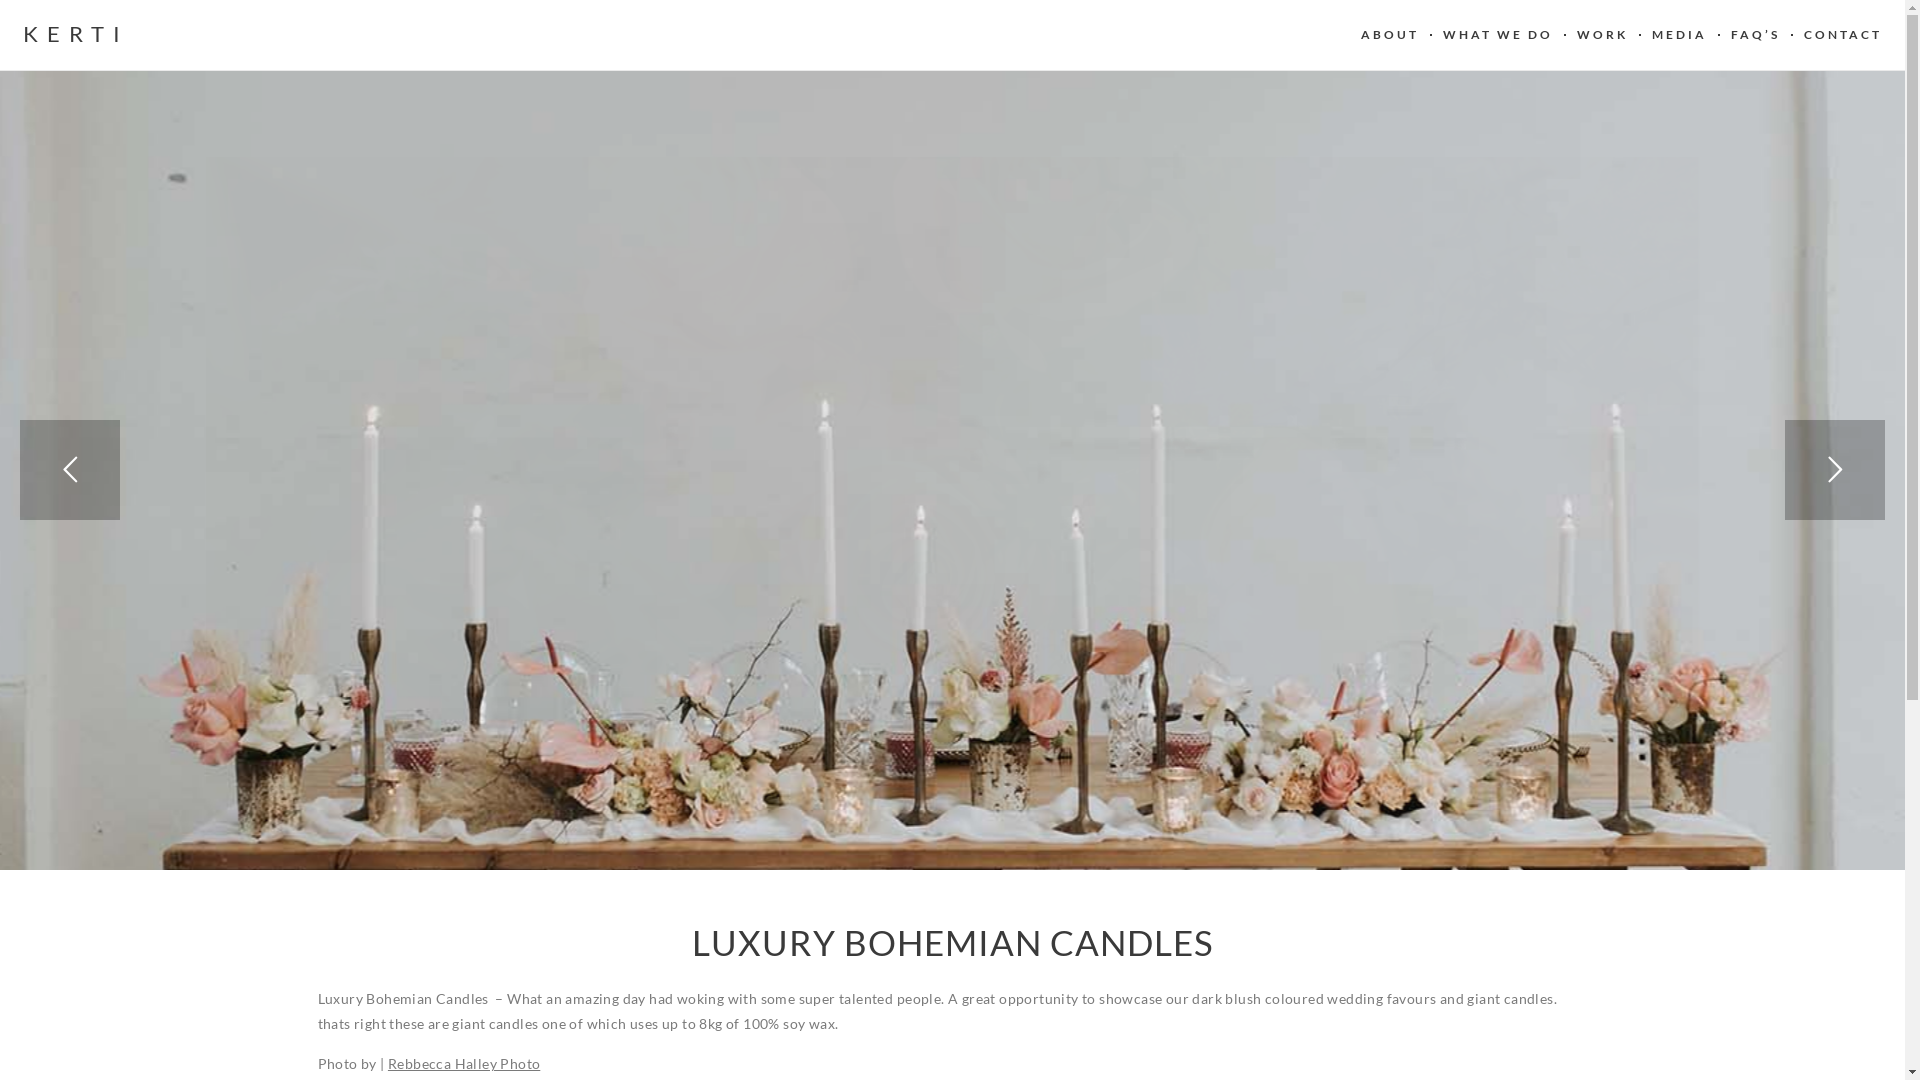 The height and width of the screenshot is (1080, 1920). Describe the element at coordinates (463, 1062) in the screenshot. I see `'Rebbecca Halley Photo'` at that location.